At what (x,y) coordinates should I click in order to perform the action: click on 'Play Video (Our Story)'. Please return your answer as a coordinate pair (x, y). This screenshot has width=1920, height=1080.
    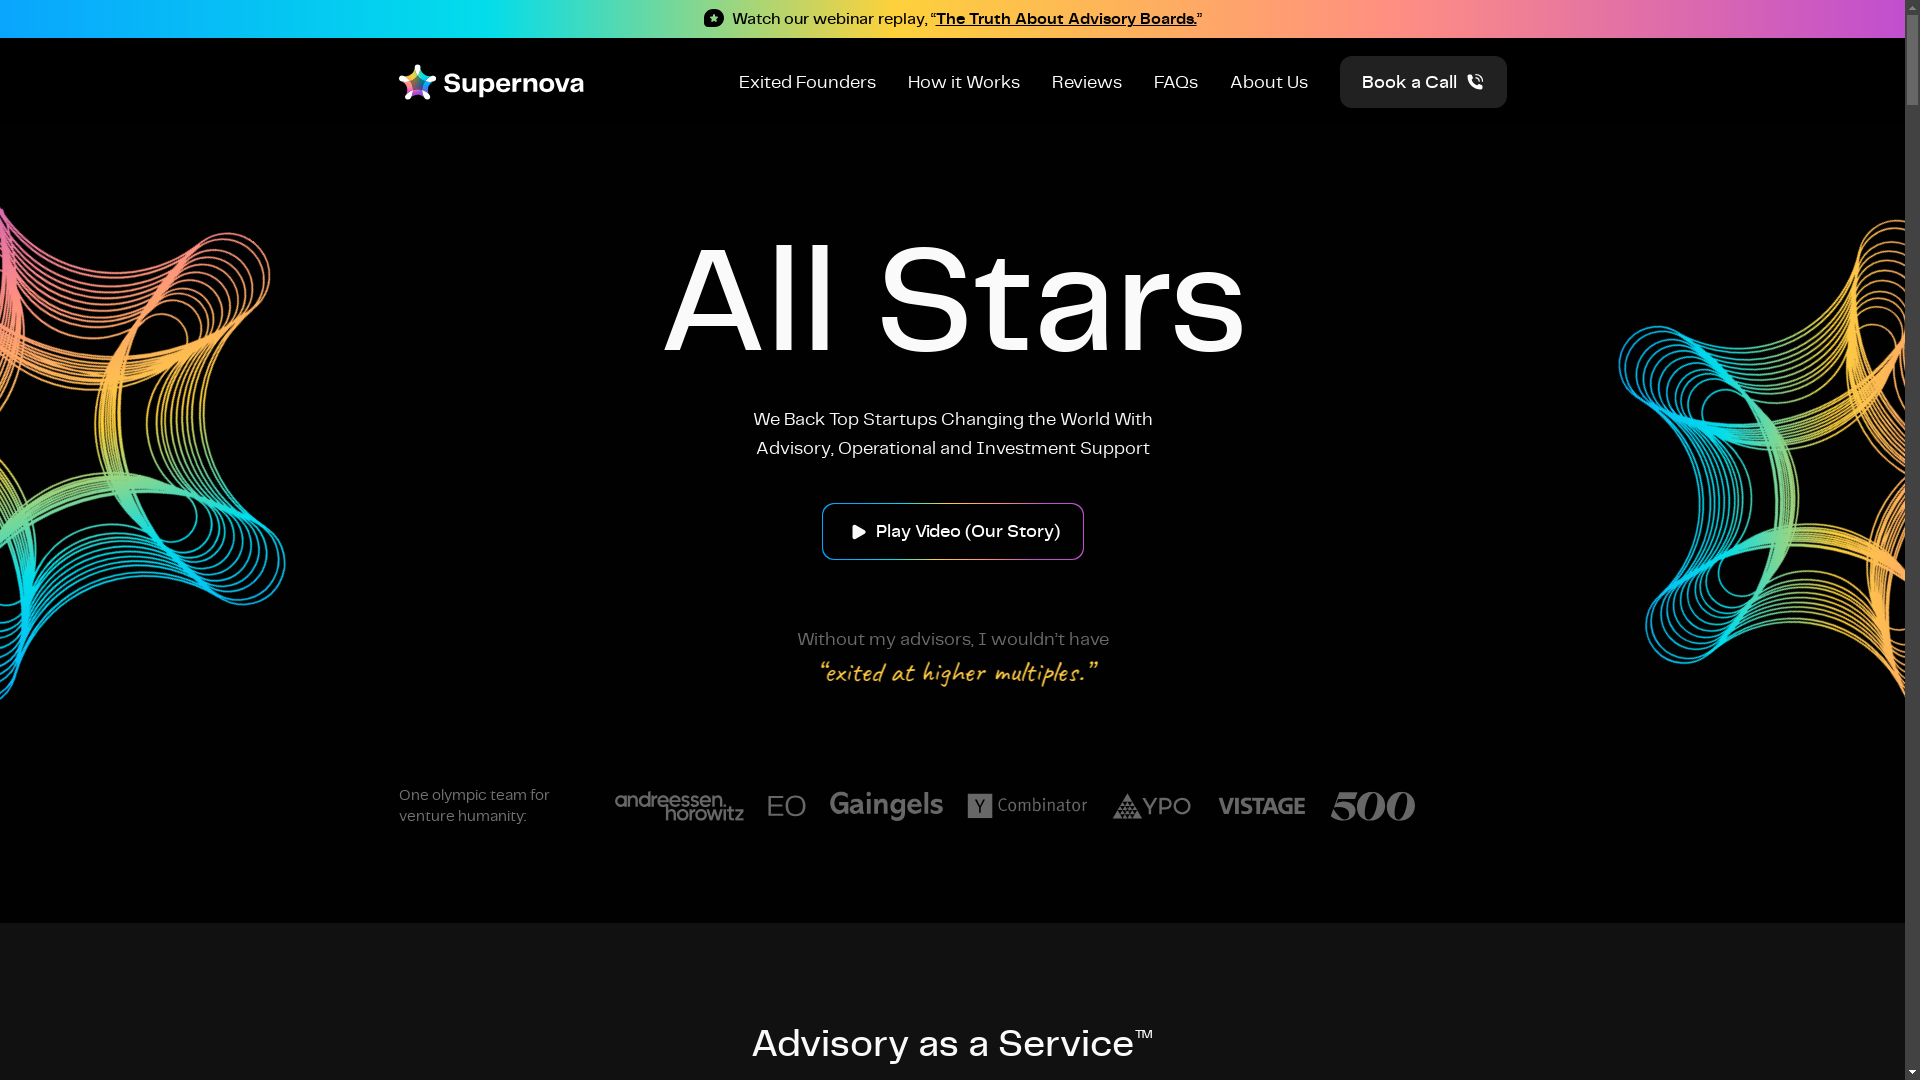
    Looking at the image, I should click on (952, 529).